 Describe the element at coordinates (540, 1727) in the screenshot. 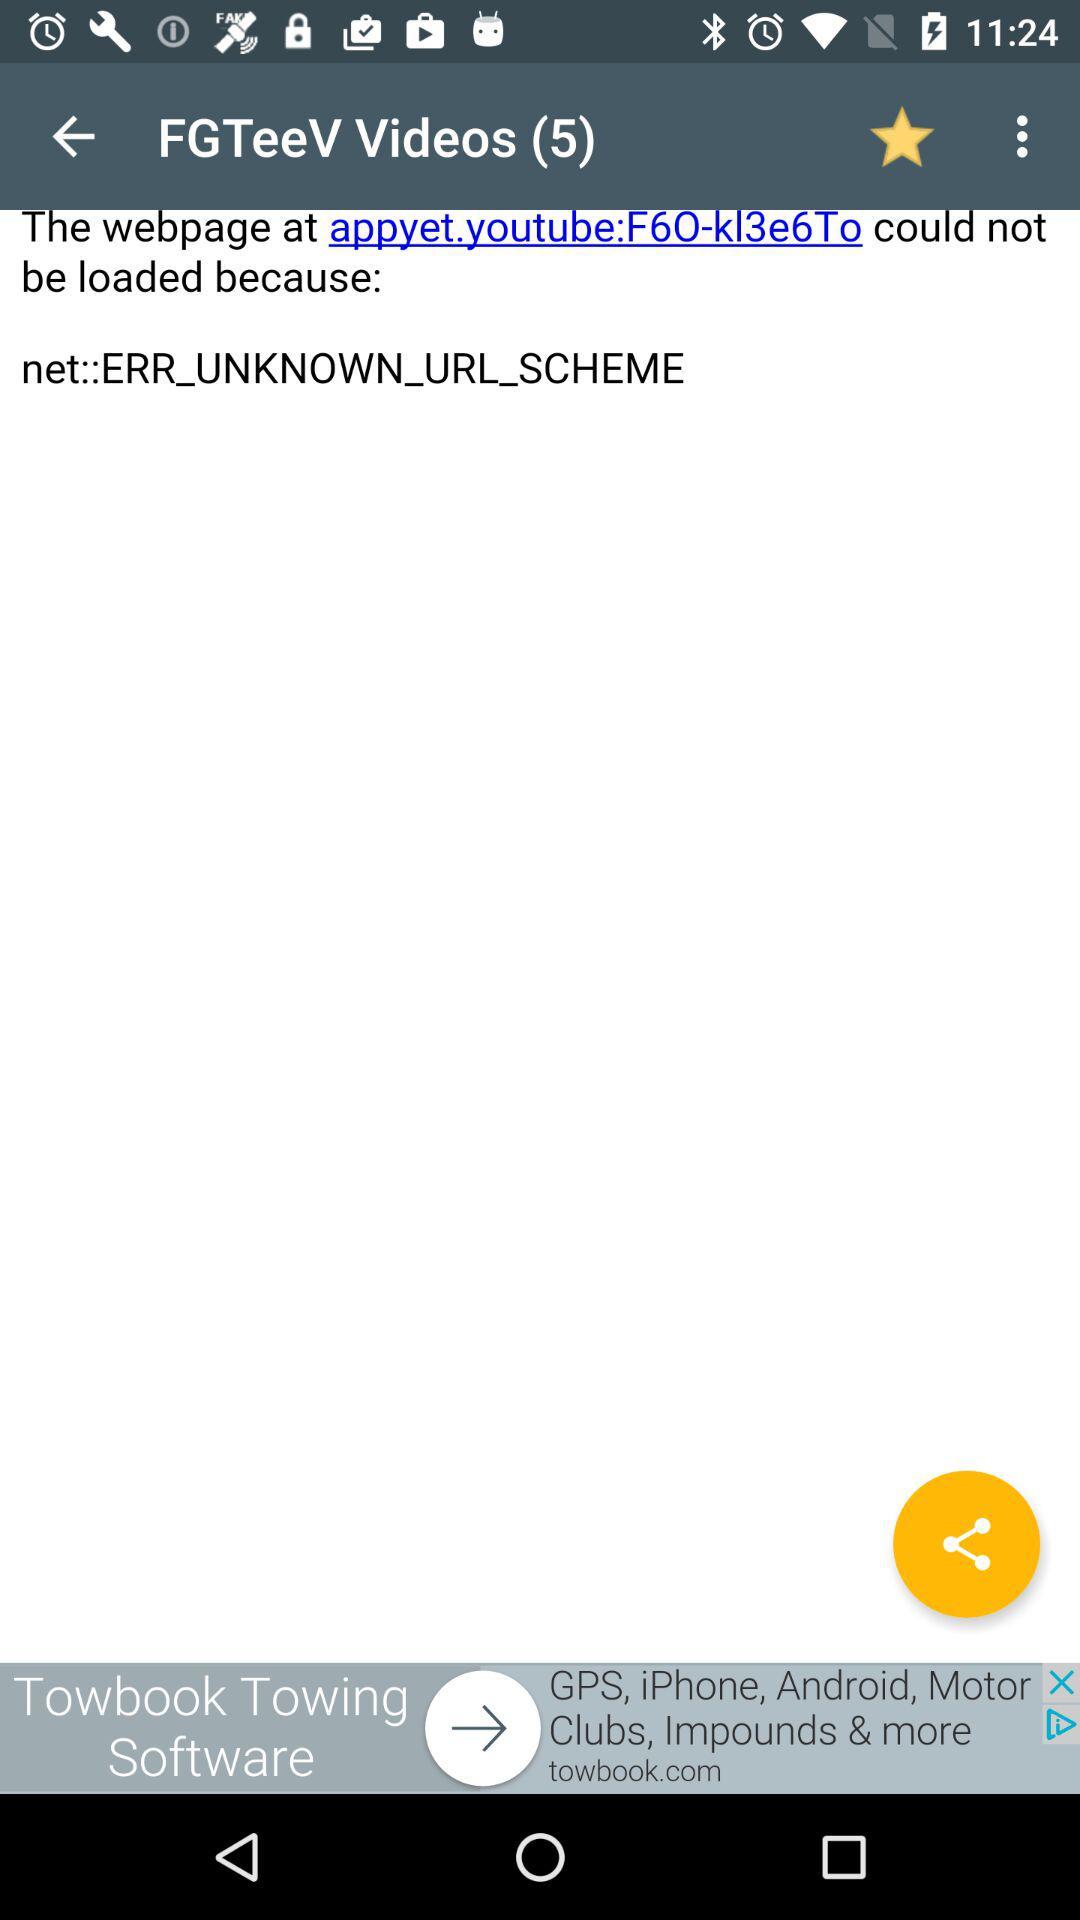

I see `open advertisement page` at that location.